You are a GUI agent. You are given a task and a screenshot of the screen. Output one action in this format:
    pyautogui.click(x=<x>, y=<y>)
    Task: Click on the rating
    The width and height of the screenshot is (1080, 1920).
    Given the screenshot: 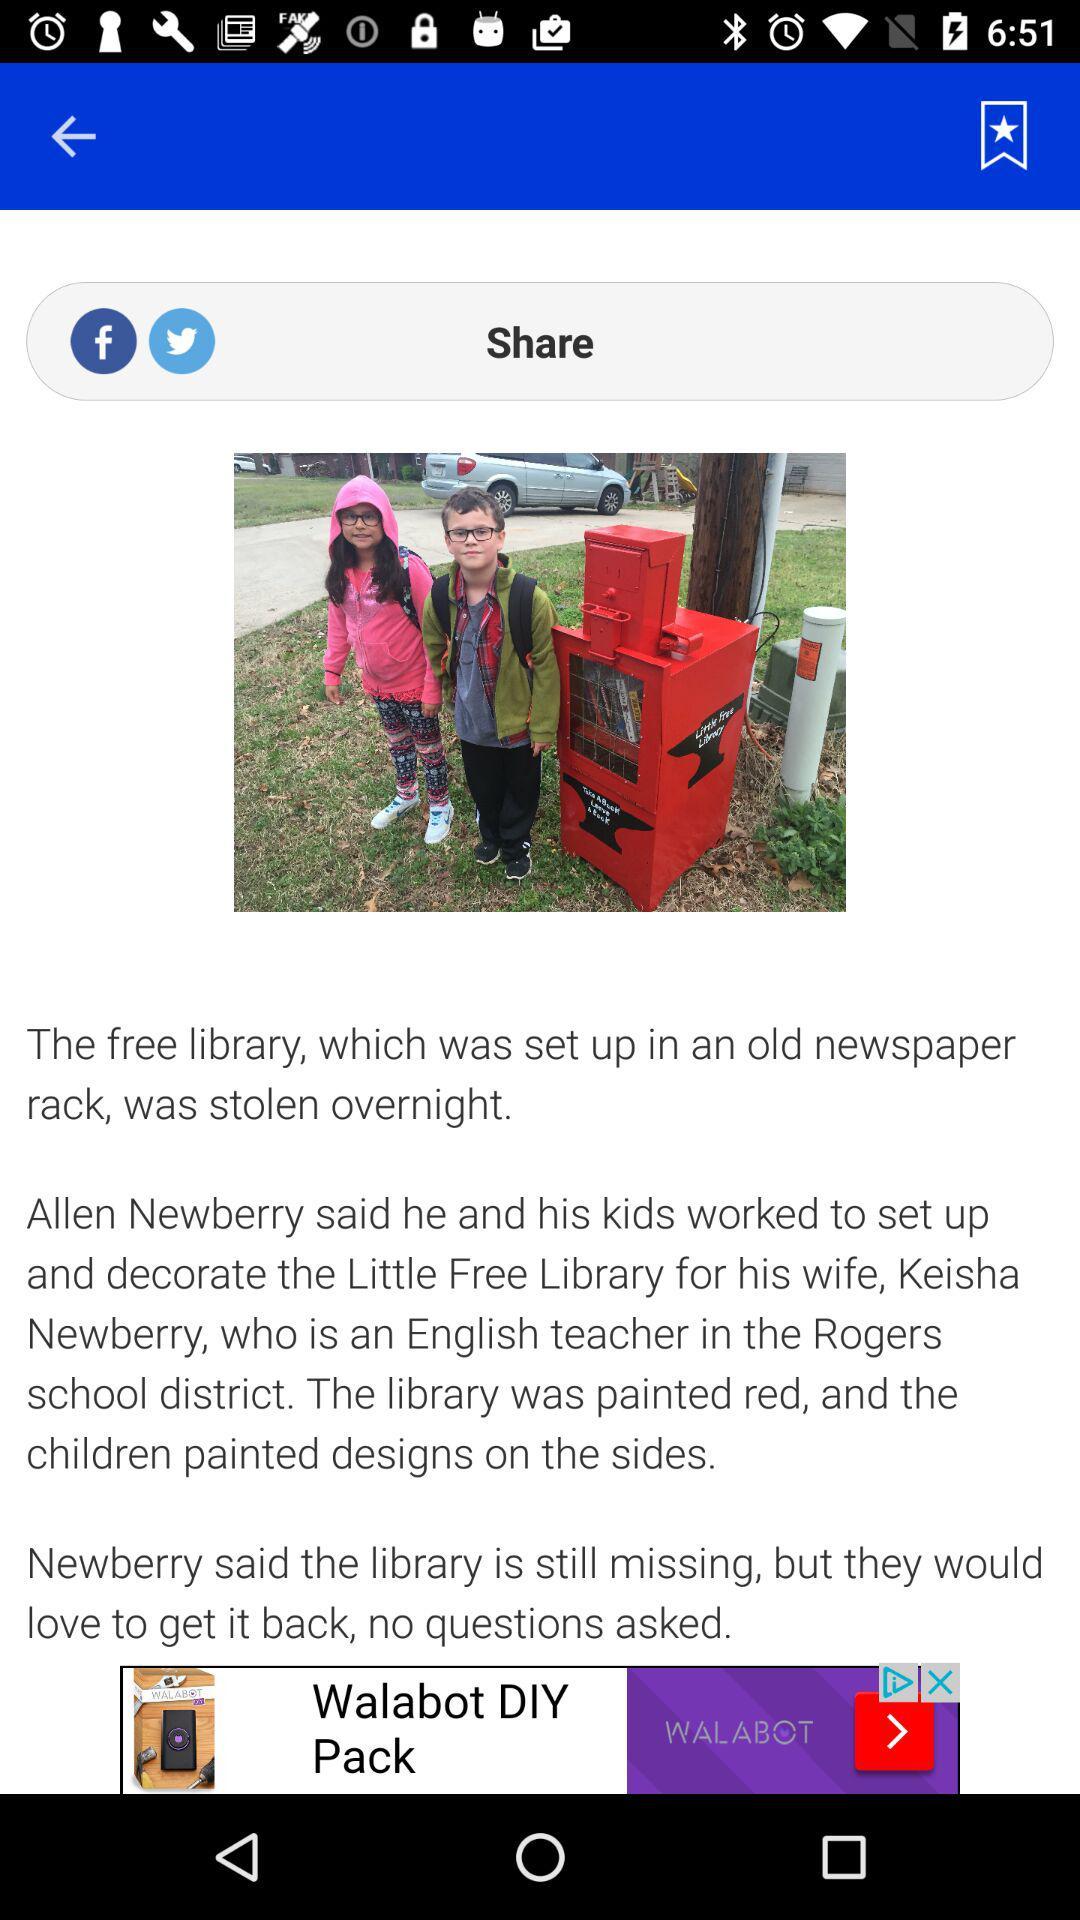 What is the action you would take?
    pyautogui.click(x=1004, y=135)
    